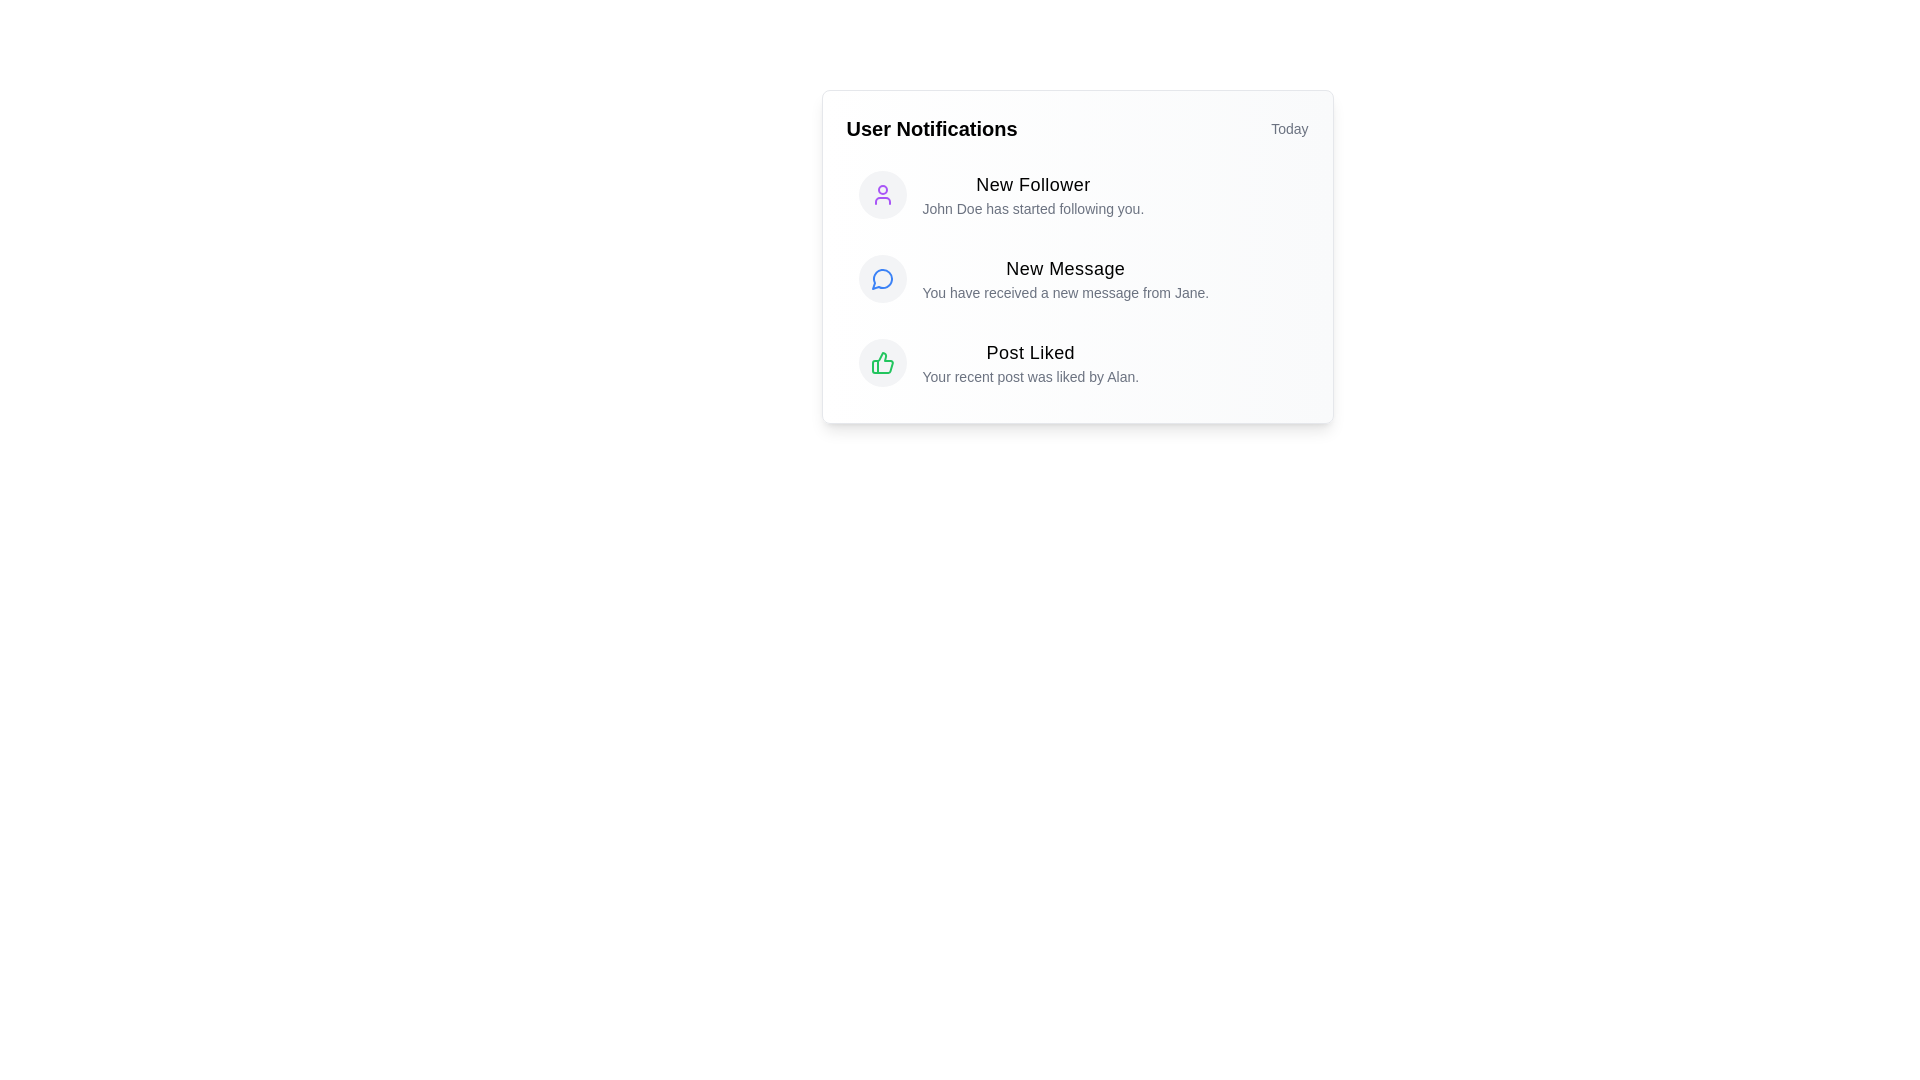 This screenshot has height=1080, width=1920. I want to click on the purple-colored user icon resembling an outline of a head and torso, which is located adjacent to the 'New Follower' notification for 'John Doe has started following you.', so click(881, 195).